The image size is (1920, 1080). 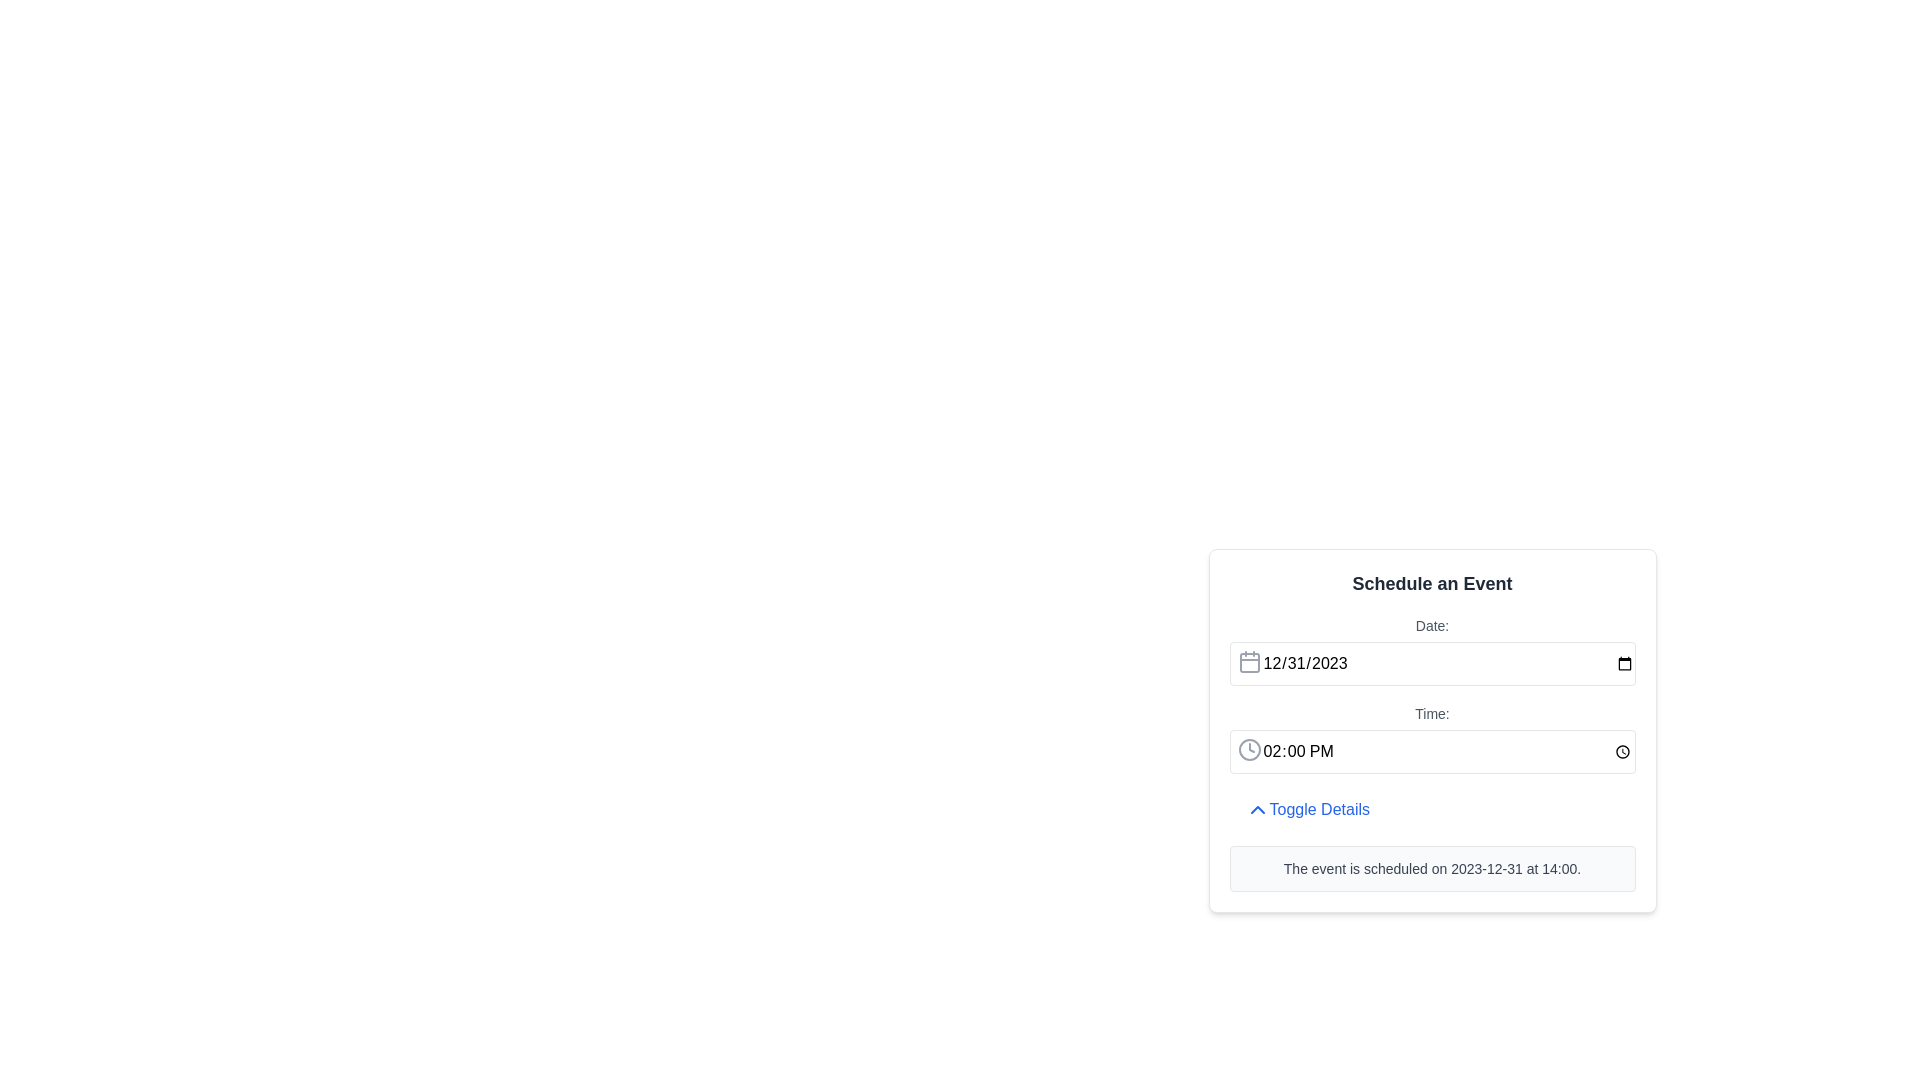 What do you see at coordinates (1431, 752) in the screenshot?
I see `the time input field labeled '- Time:'` at bounding box center [1431, 752].